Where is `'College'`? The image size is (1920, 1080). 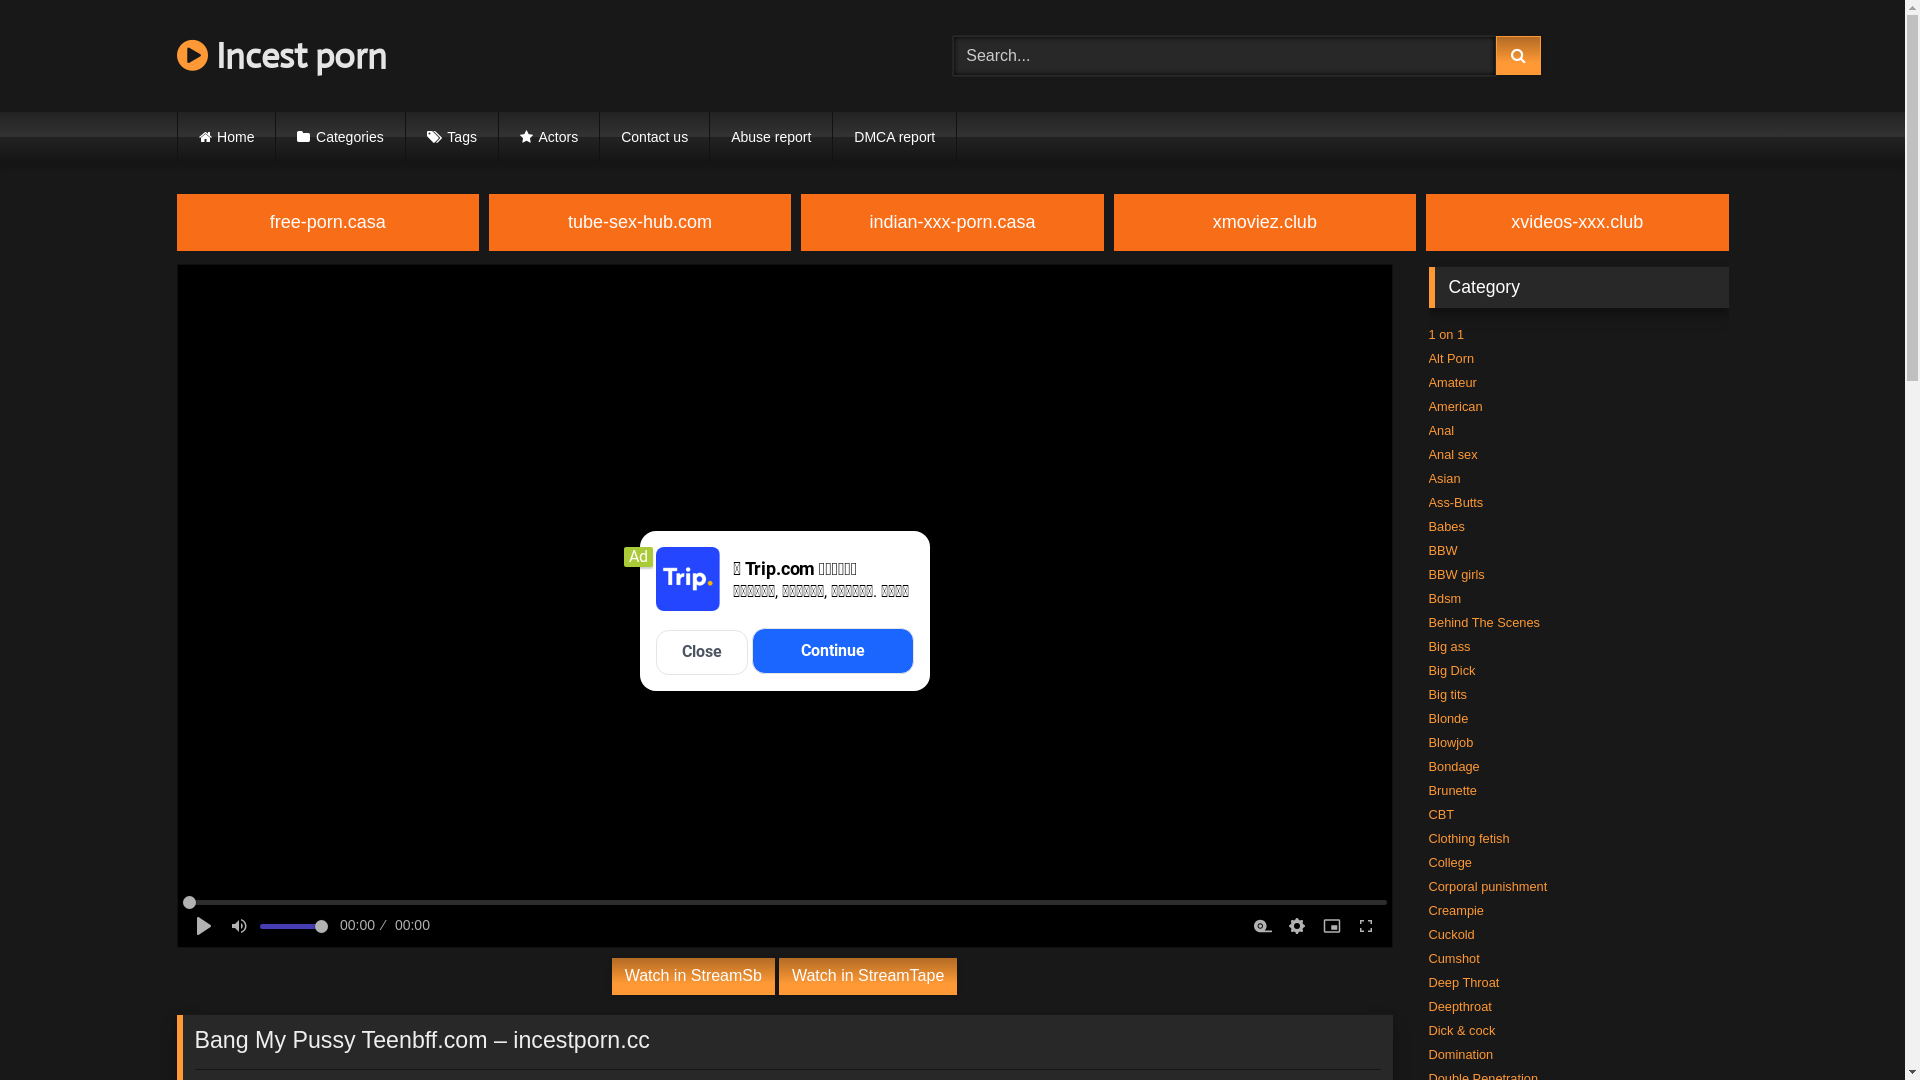 'College' is located at coordinates (1449, 861).